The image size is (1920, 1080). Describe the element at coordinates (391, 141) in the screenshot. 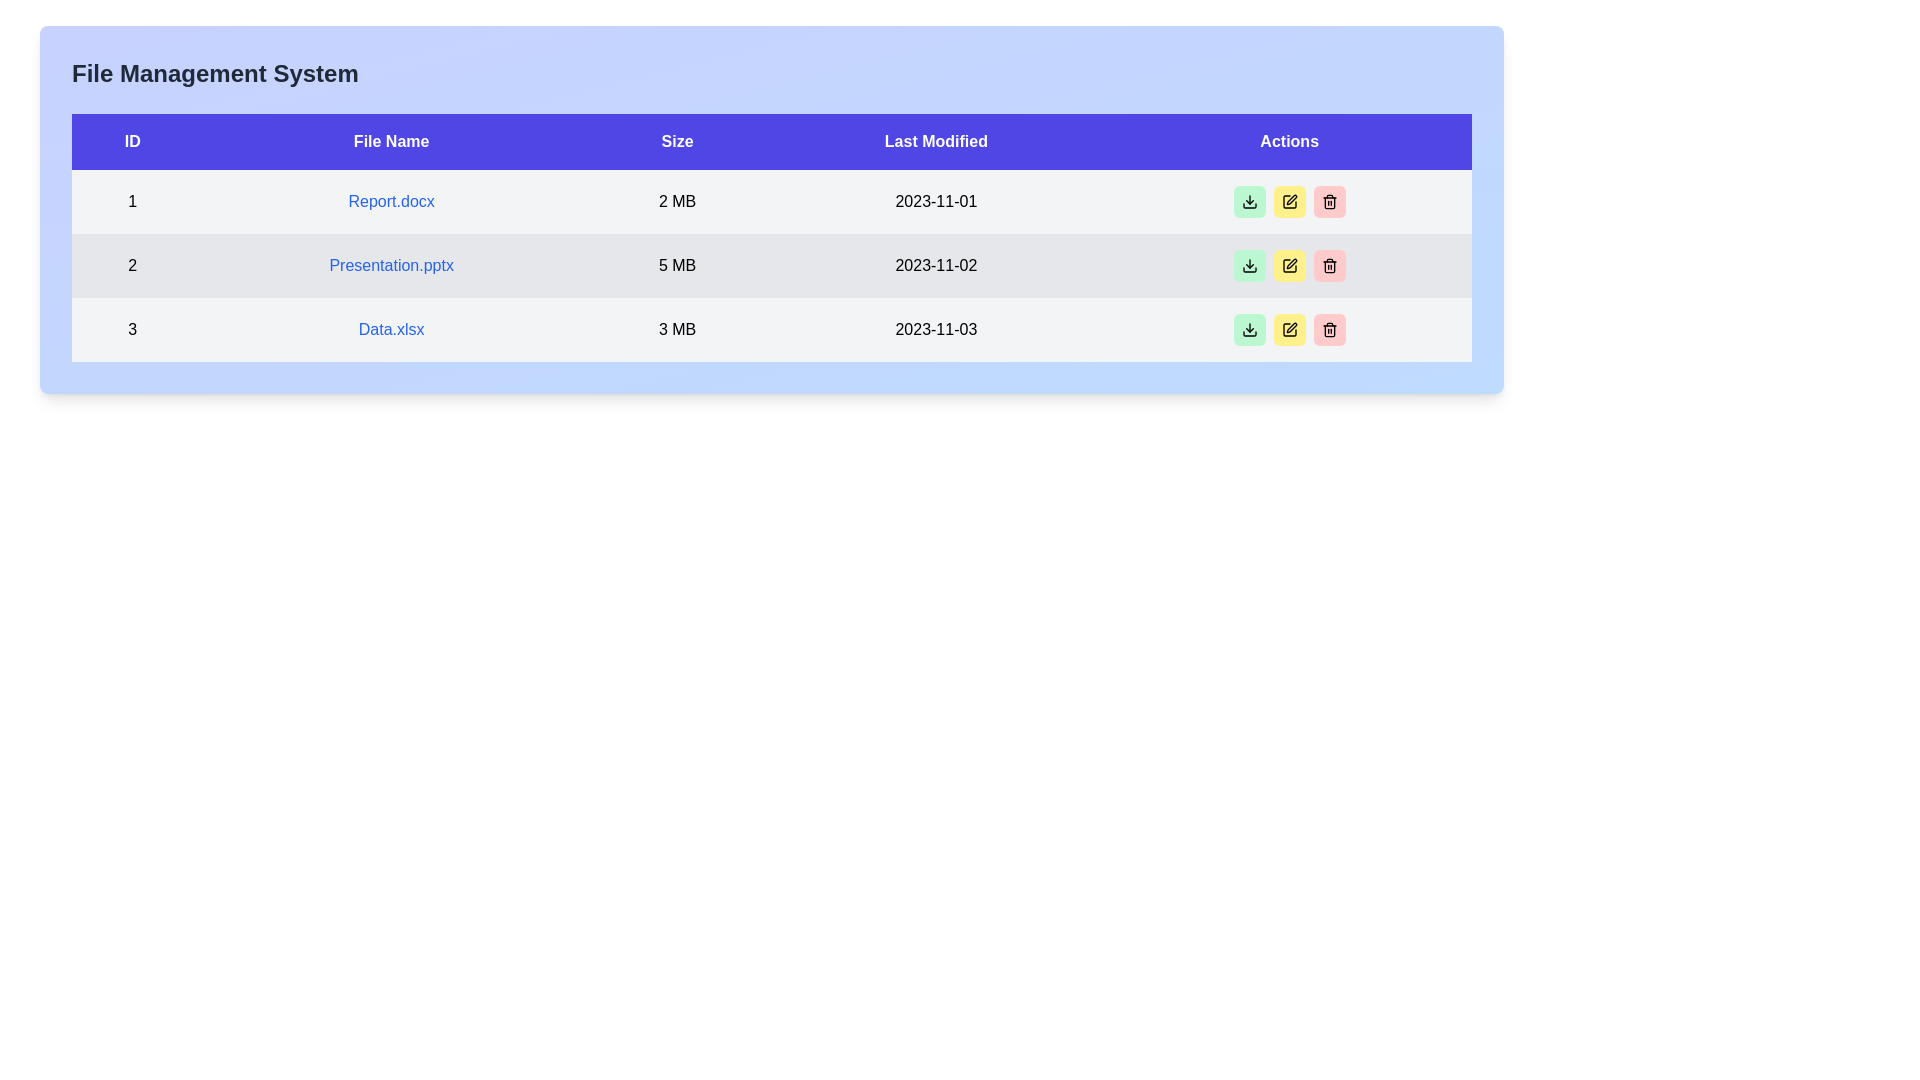

I see `the second column header in the table that indicates the content pertains to file names, positioned between the 'ID' and 'Size' columns` at that location.